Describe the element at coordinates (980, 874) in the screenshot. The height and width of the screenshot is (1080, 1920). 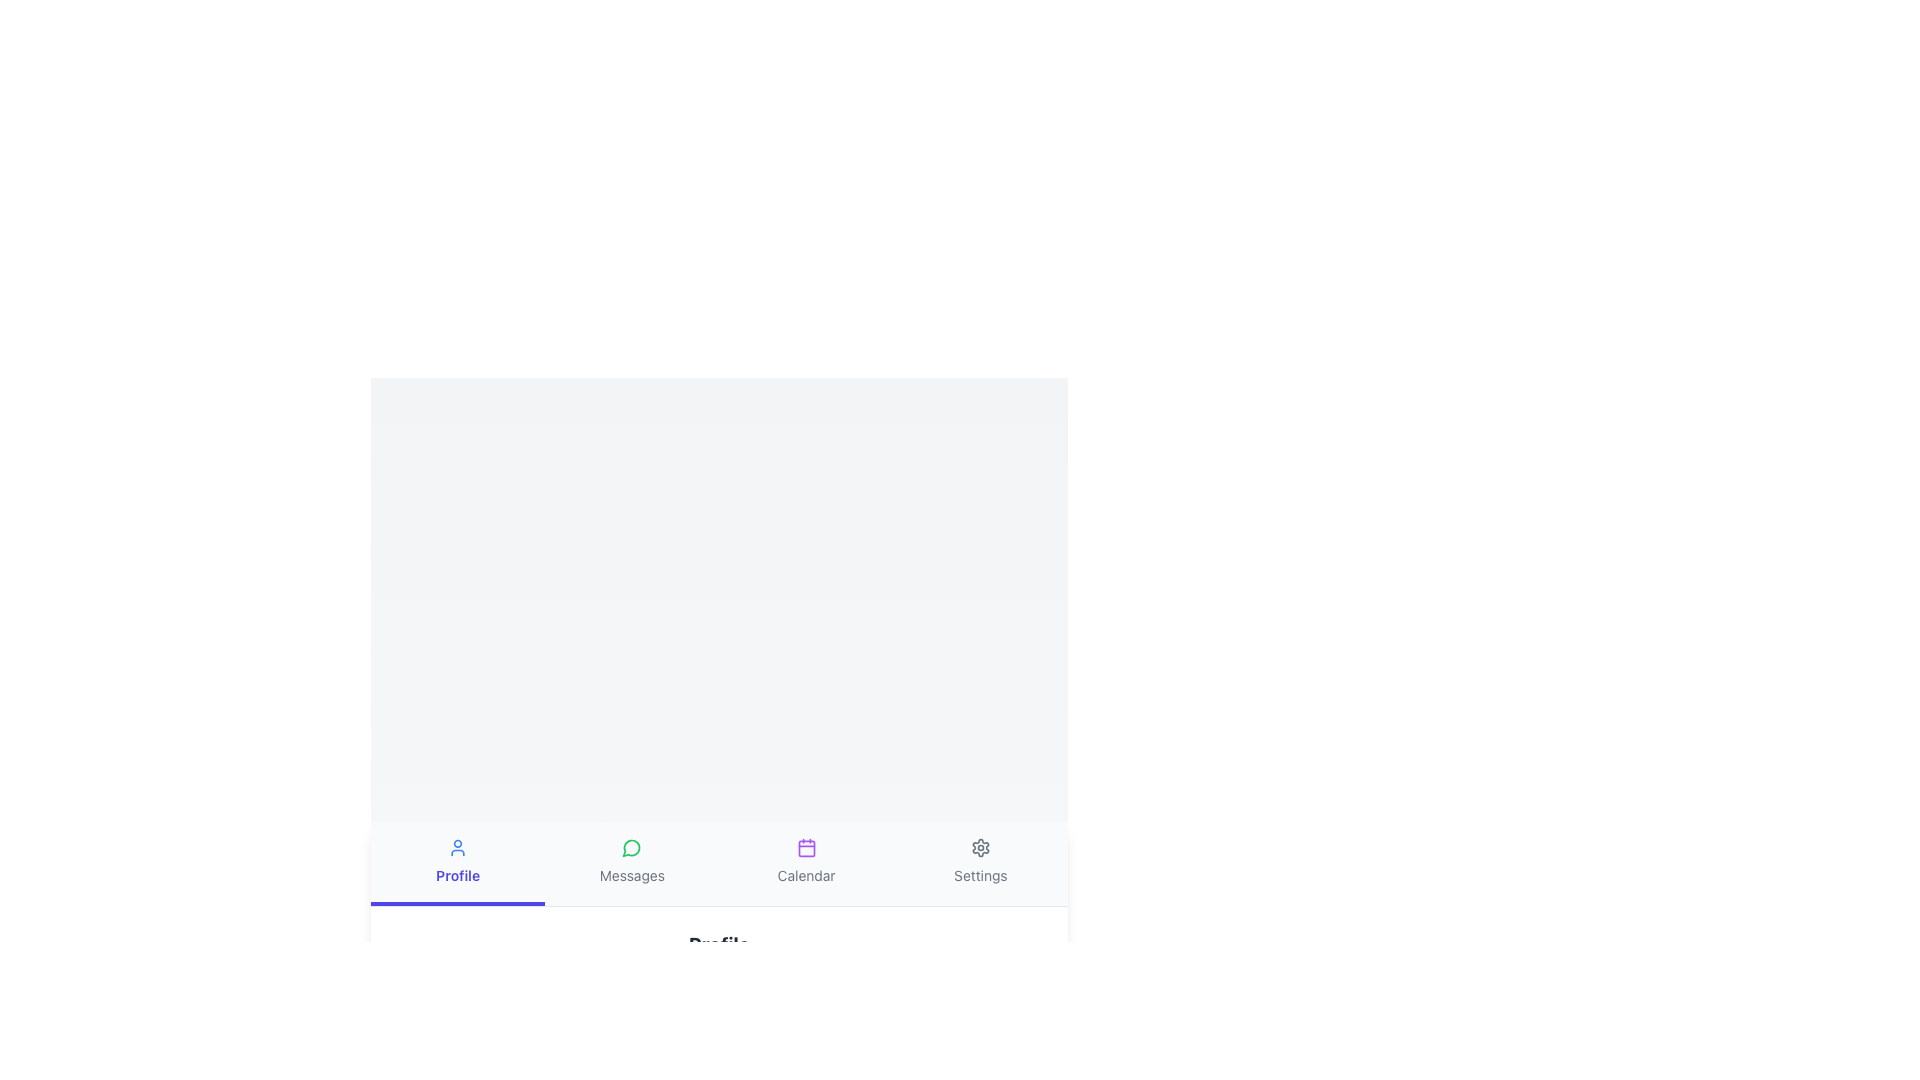
I see `the 'Settings' text label located in the footer navigation bar, positioned below the gear icon` at that location.